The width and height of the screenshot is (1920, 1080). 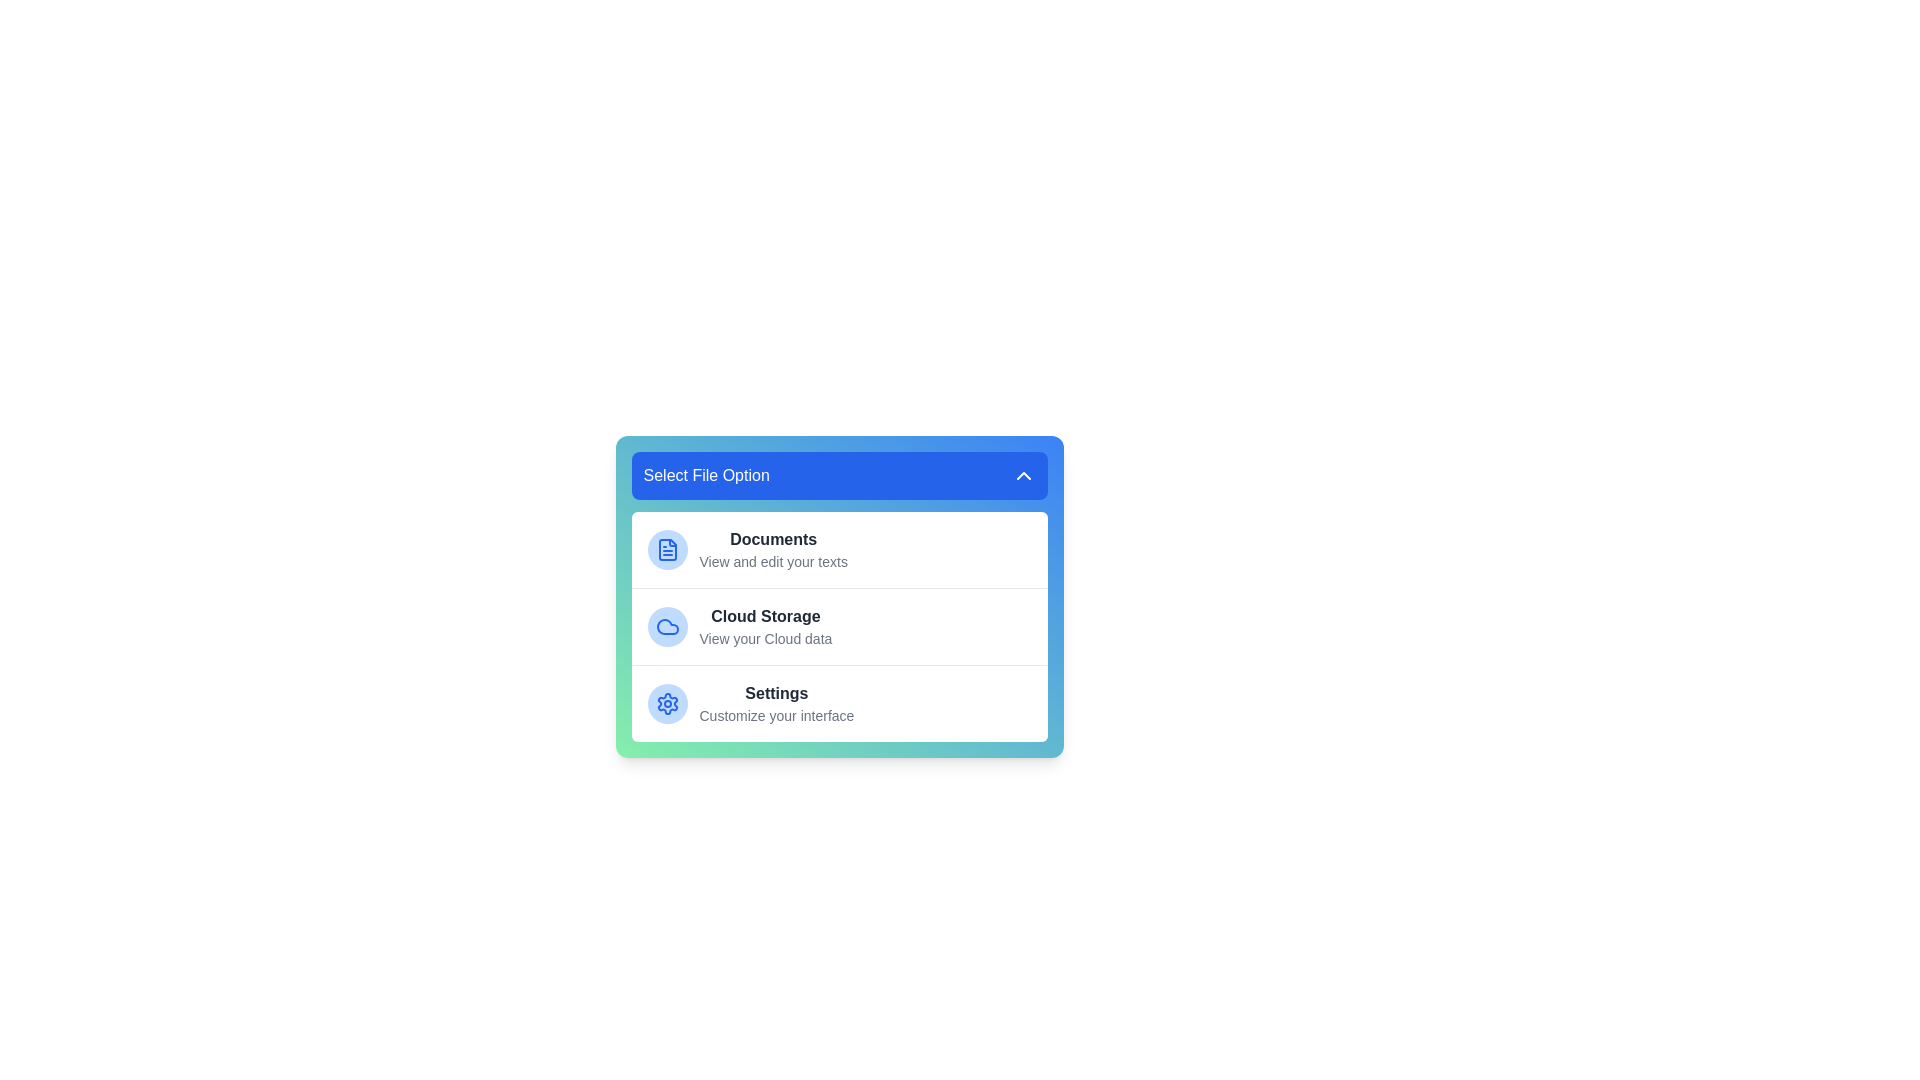 What do you see at coordinates (667, 550) in the screenshot?
I see `the document file icon, which is rectangular with a folded corner and located in the top left of the dropdown panel, above the 'Cloud Storage' and 'Settings' options` at bounding box center [667, 550].